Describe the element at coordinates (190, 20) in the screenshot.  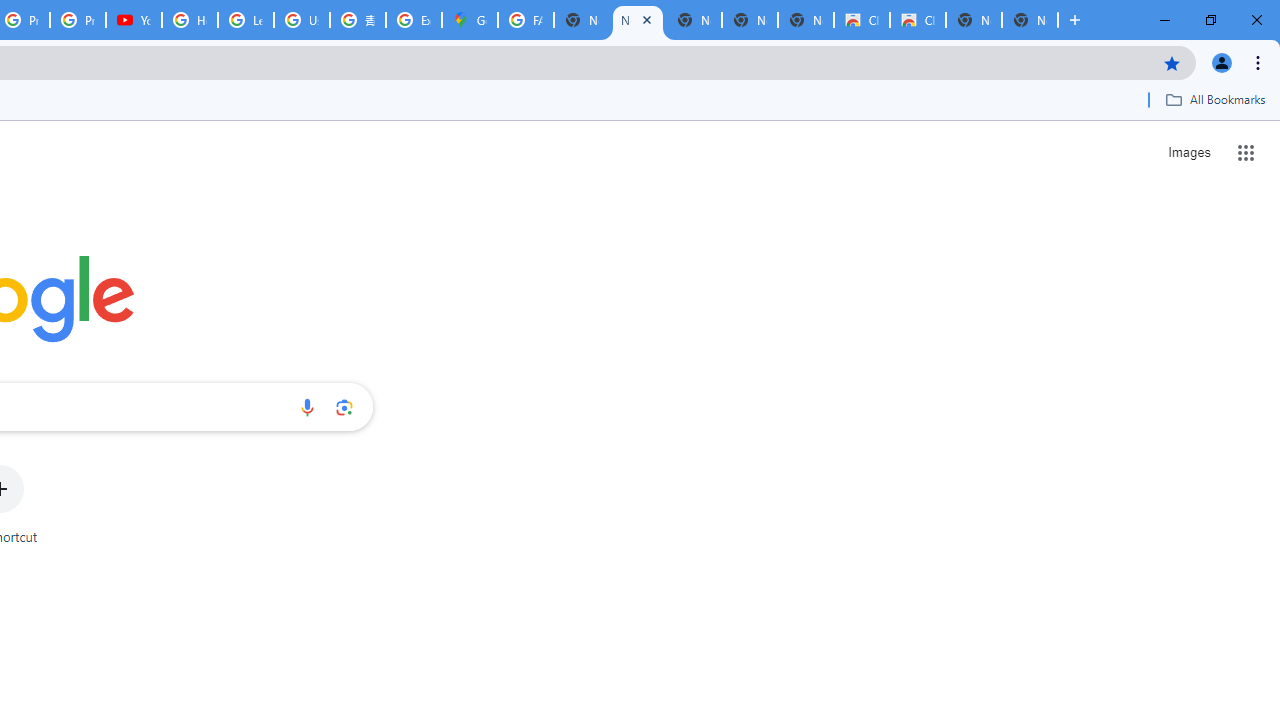
I see `'How Chrome protects your passwords - Google Chrome Help'` at that location.